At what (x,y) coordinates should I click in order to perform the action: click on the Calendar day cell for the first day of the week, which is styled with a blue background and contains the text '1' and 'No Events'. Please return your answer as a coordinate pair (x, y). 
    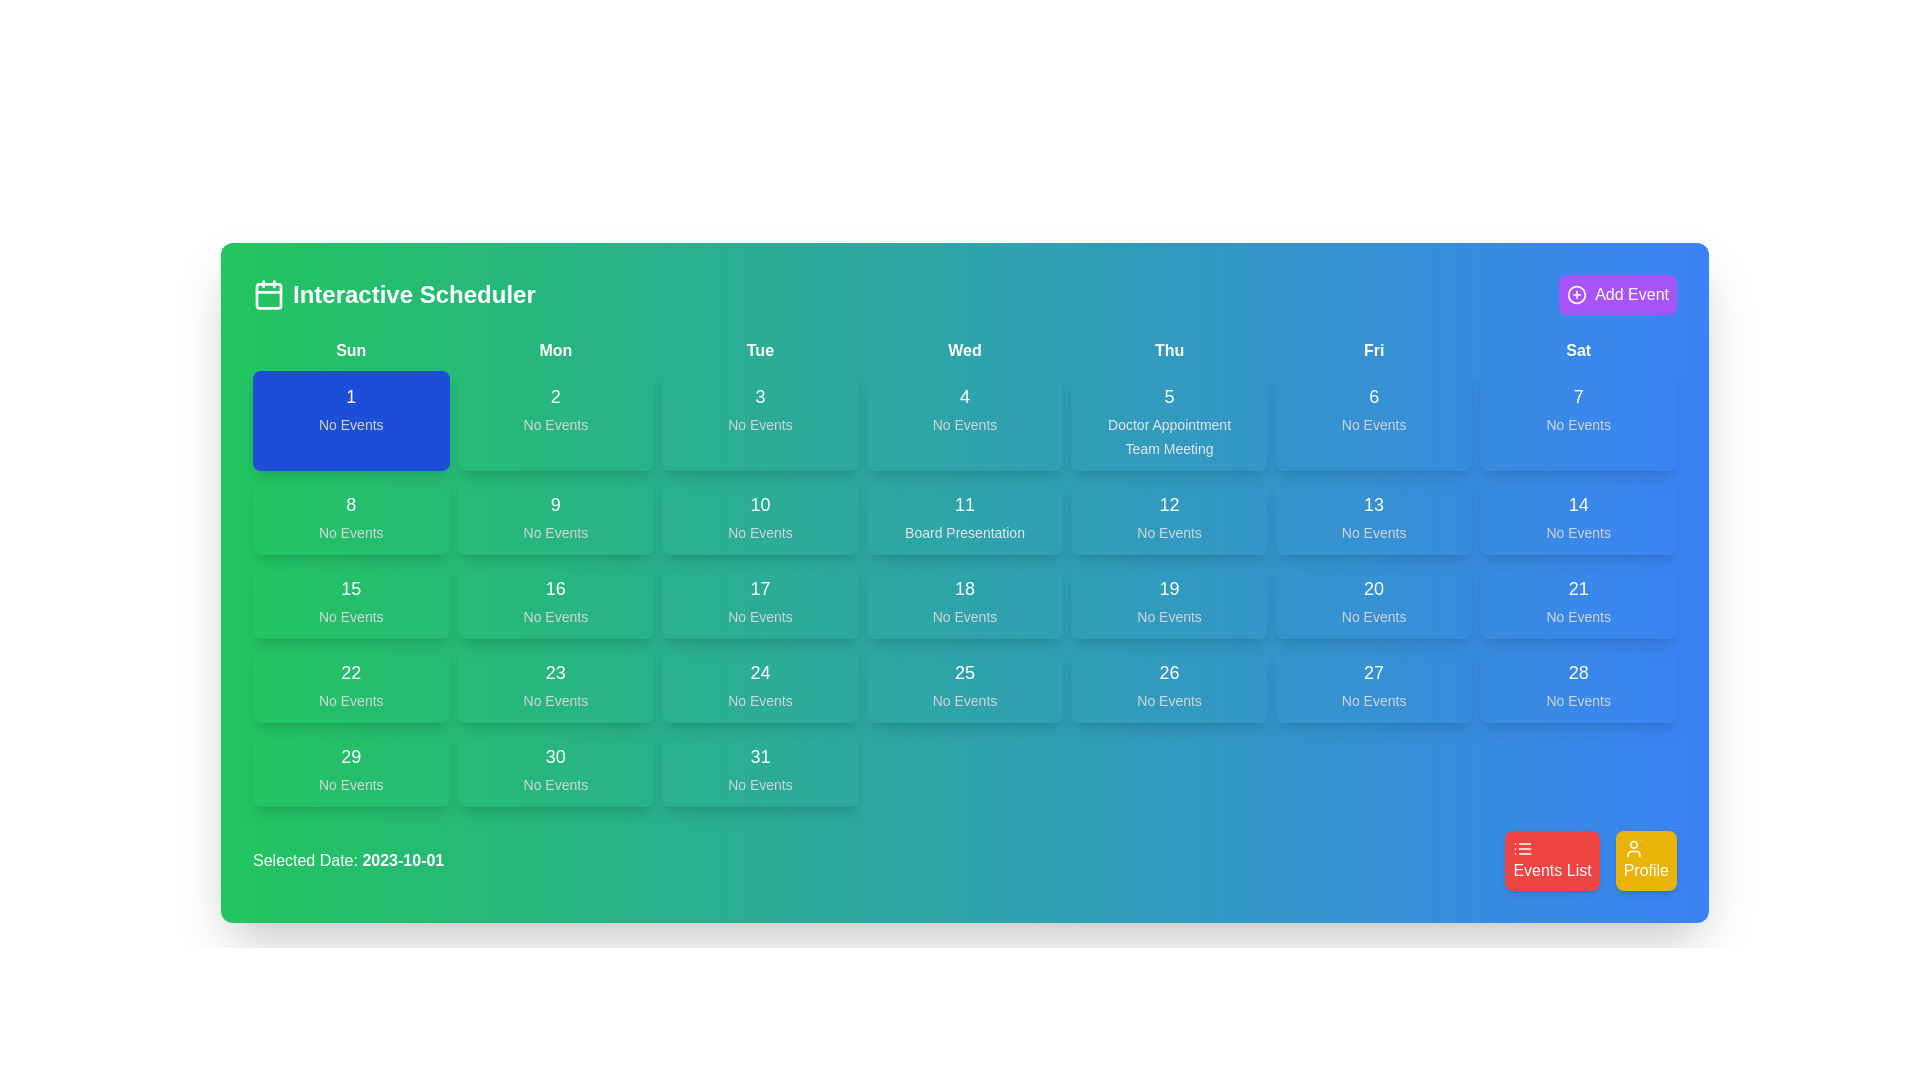
    Looking at the image, I should click on (351, 419).